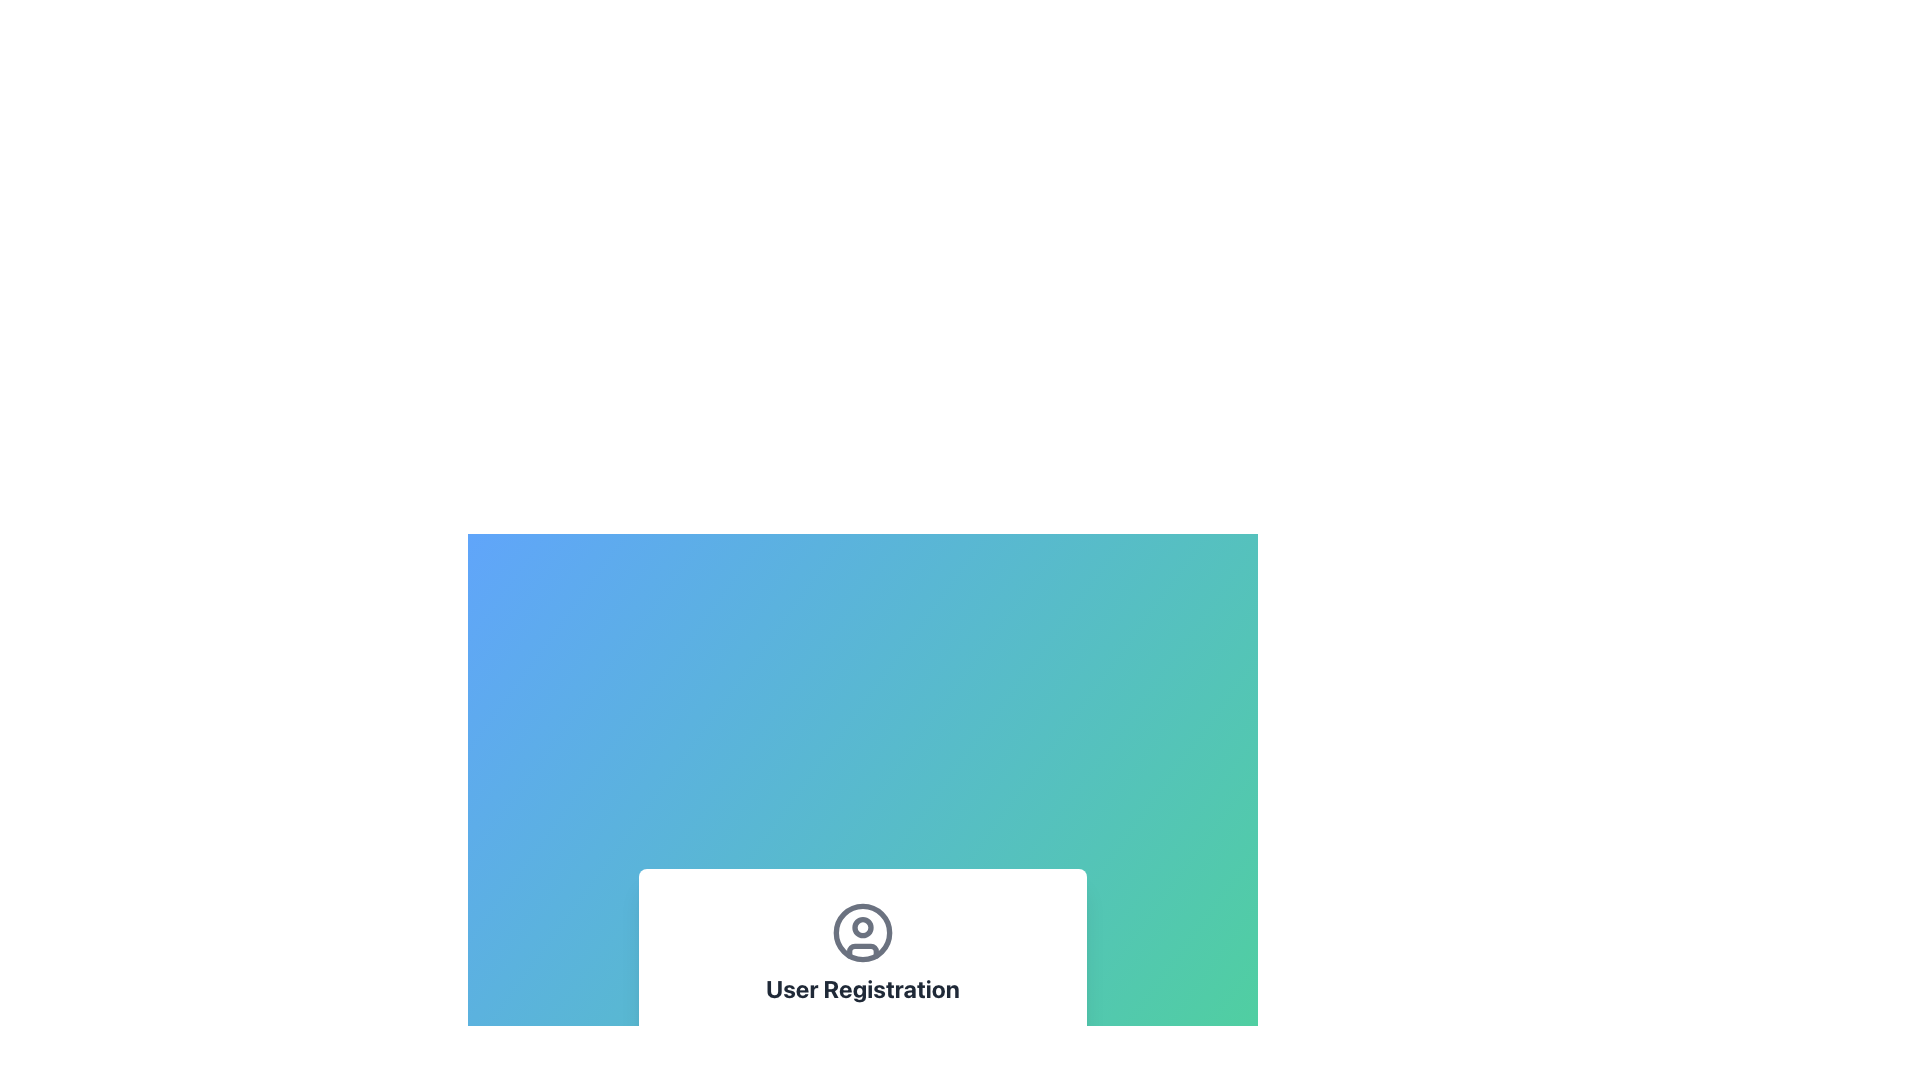 The image size is (1920, 1080). I want to click on the user profile icon located under the 'User Registration' section, which is centered horizontally above the 'User Registration' text, so click(863, 932).